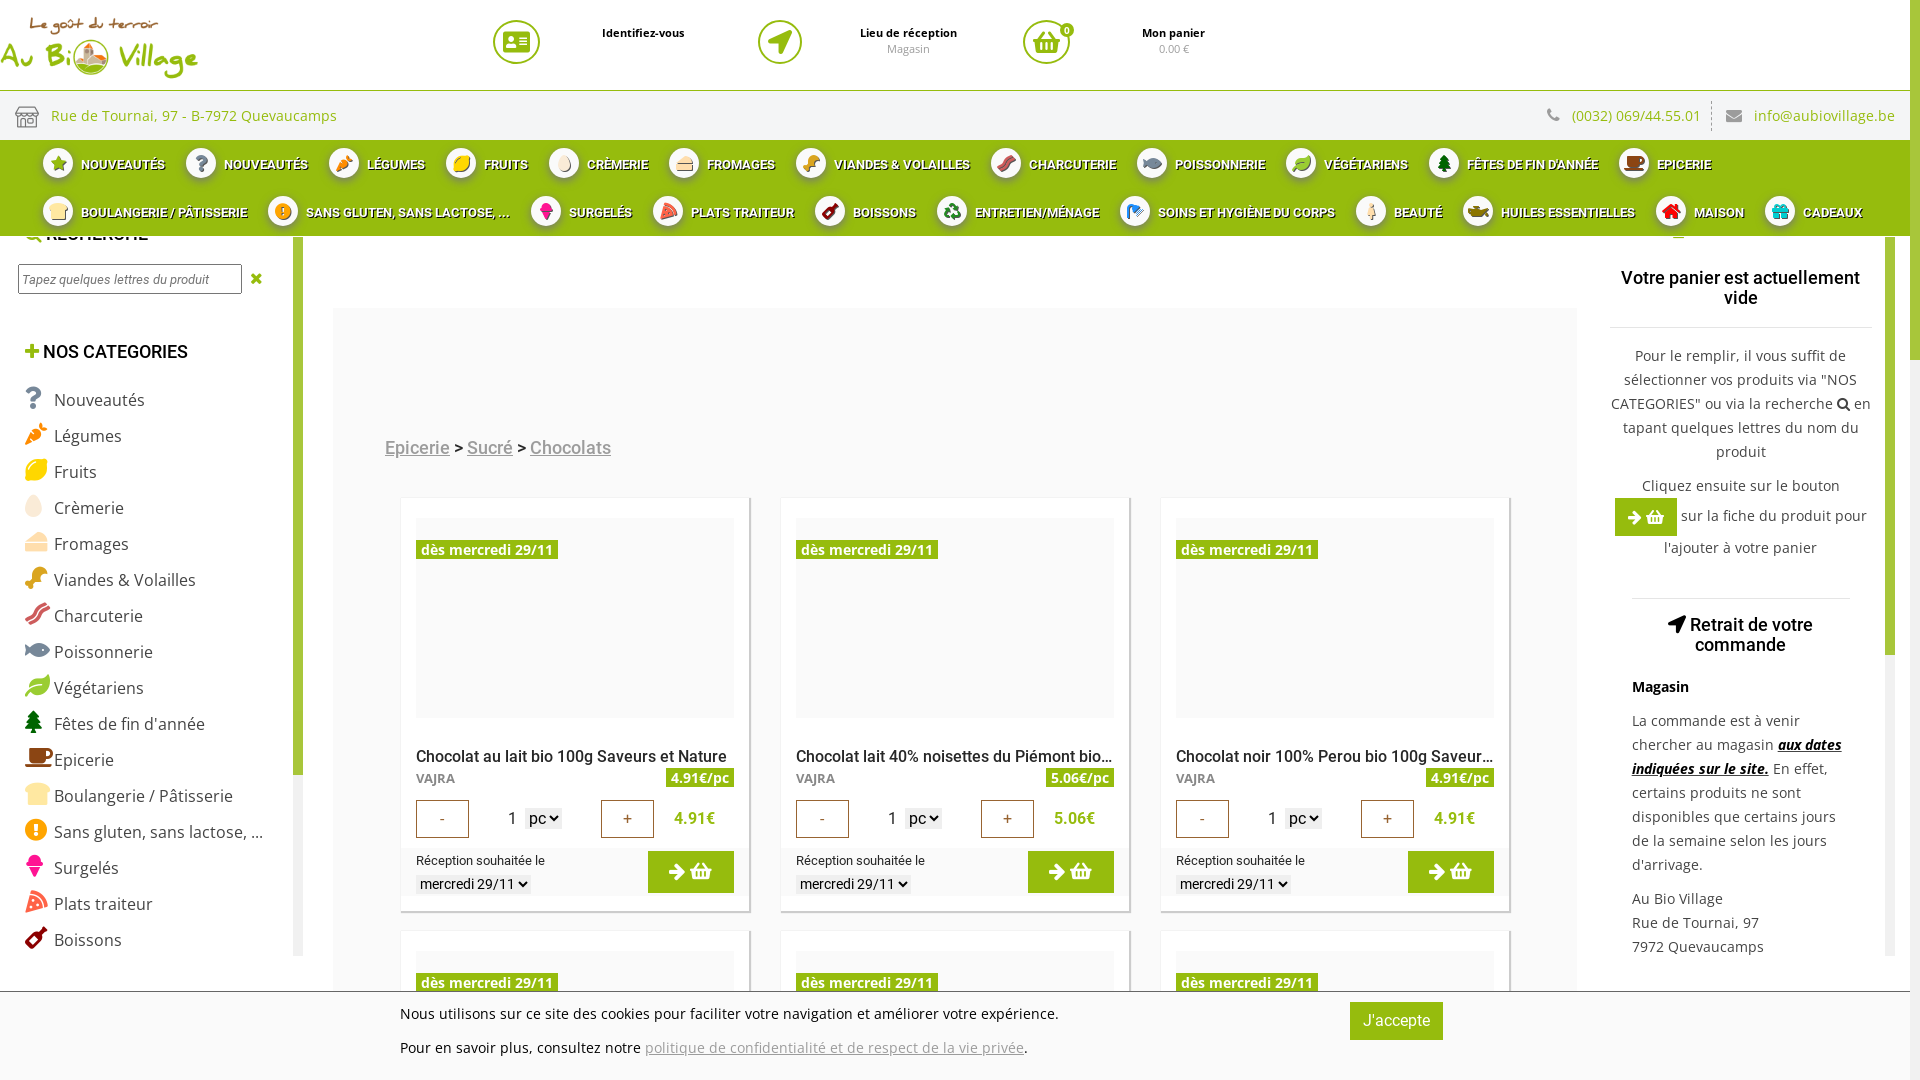 The height and width of the screenshot is (1080, 1920). What do you see at coordinates (569, 446) in the screenshot?
I see `'Chocolats'` at bounding box center [569, 446].